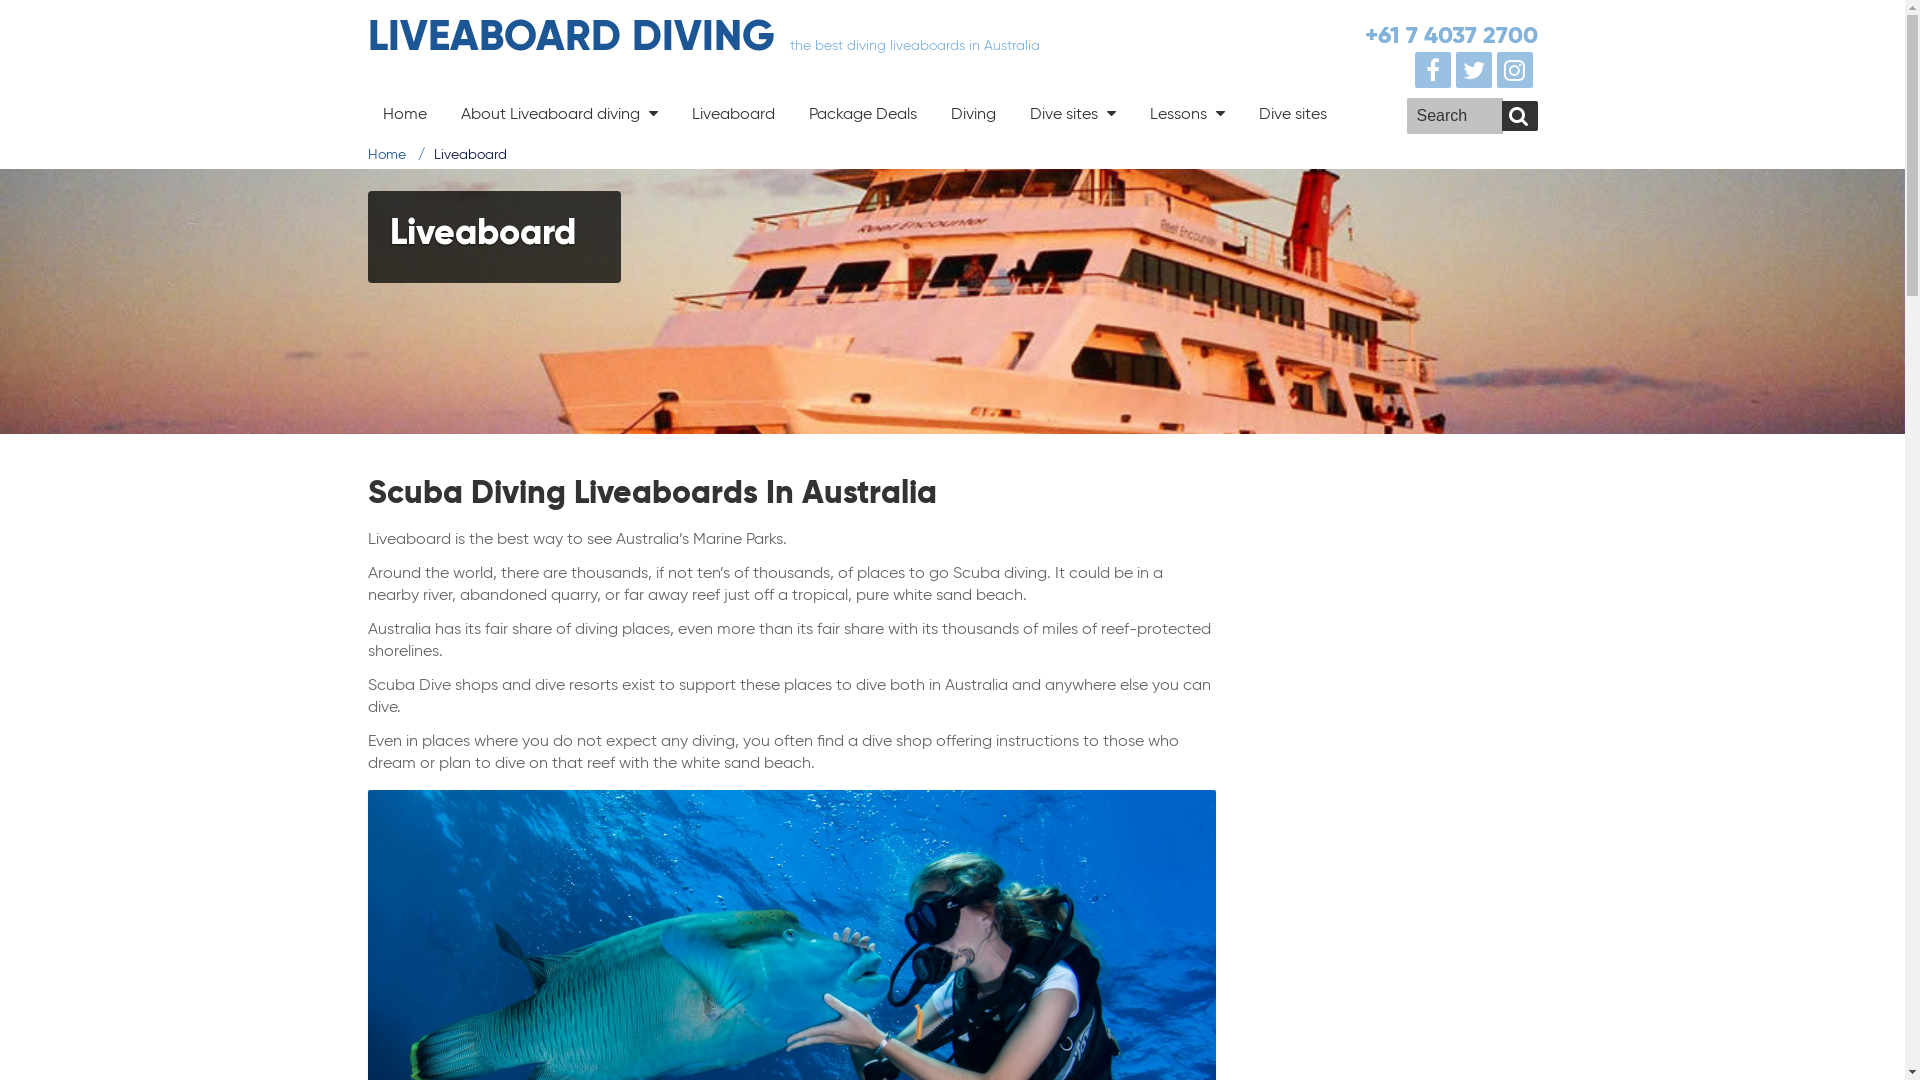  Describe the element at coordinates (1476, 69) in the screenshot. I see `'0 followers on Twitter'` at that location.